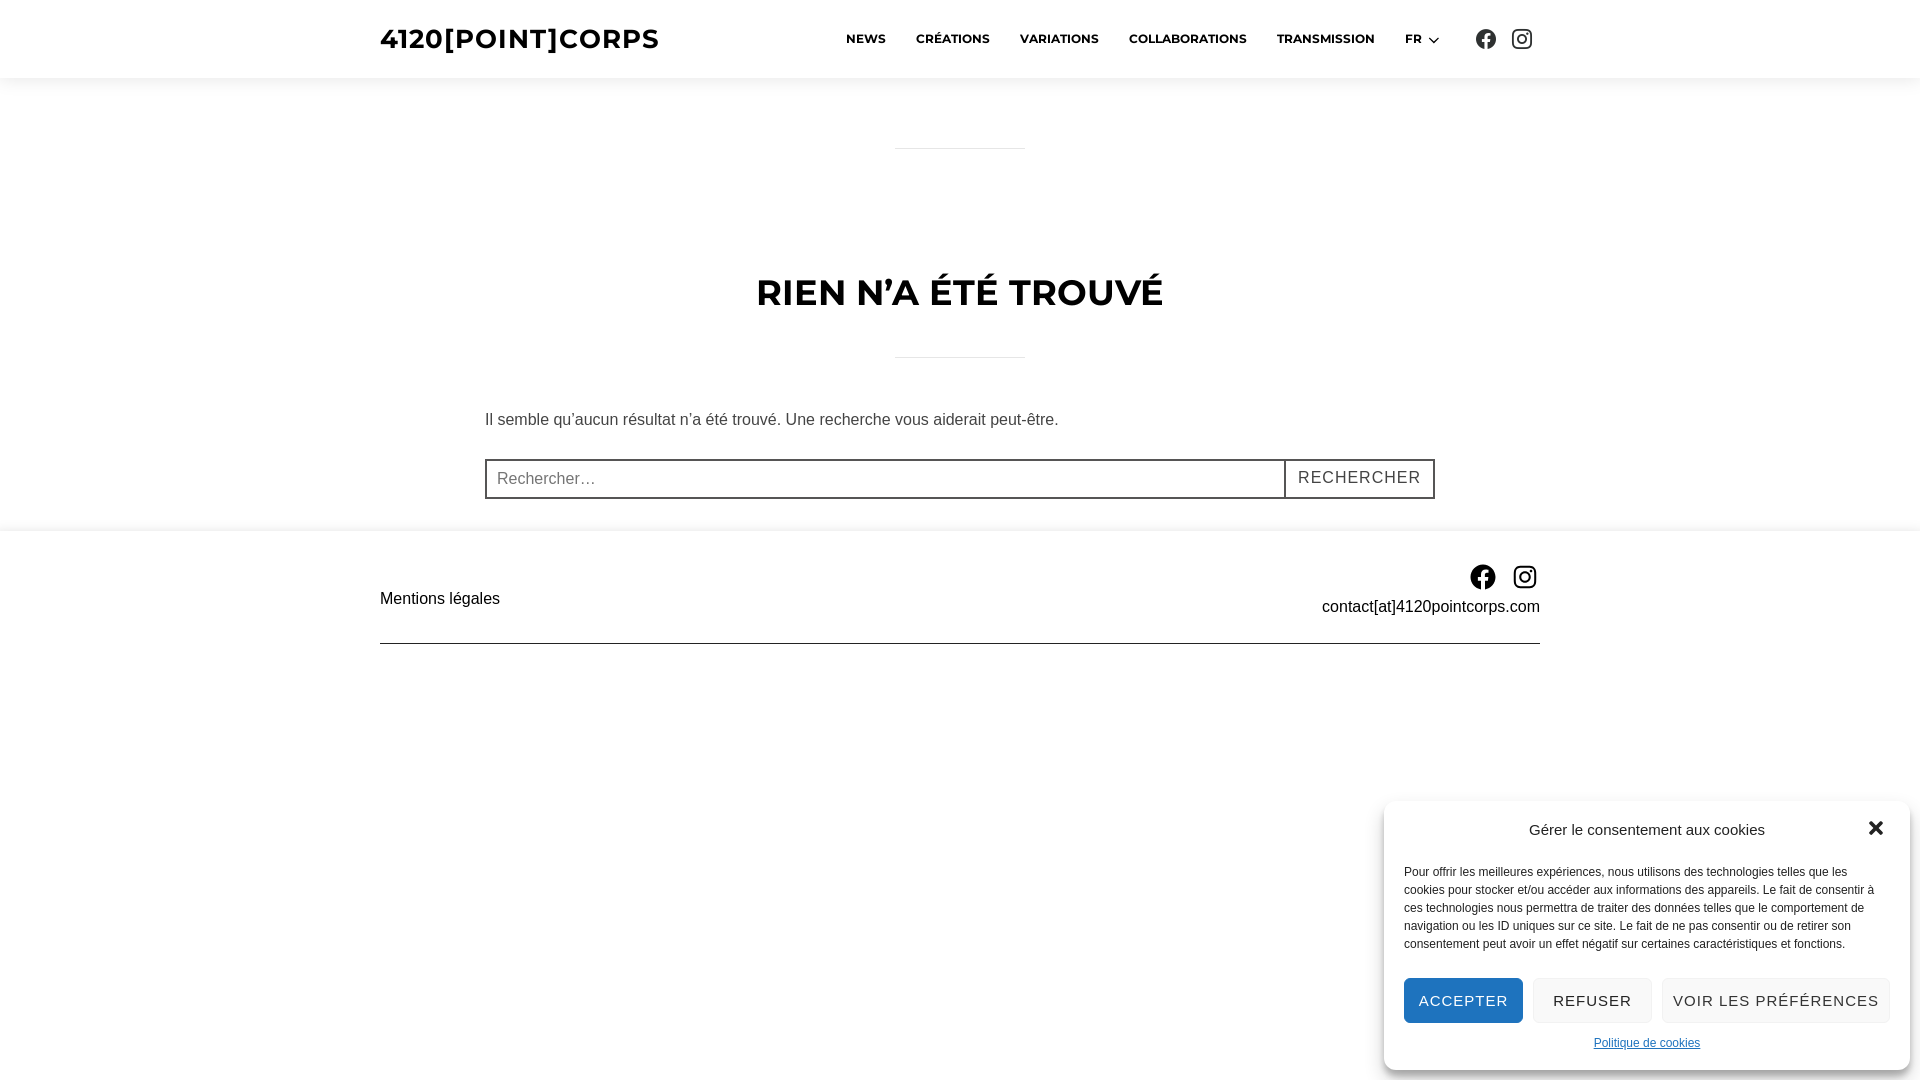 Image resolution: width=1920 pixels, height=1080 pixels. Describe the element at coordinates (1524, 577) in the screenshot. I see `'Instagram'` at that location.